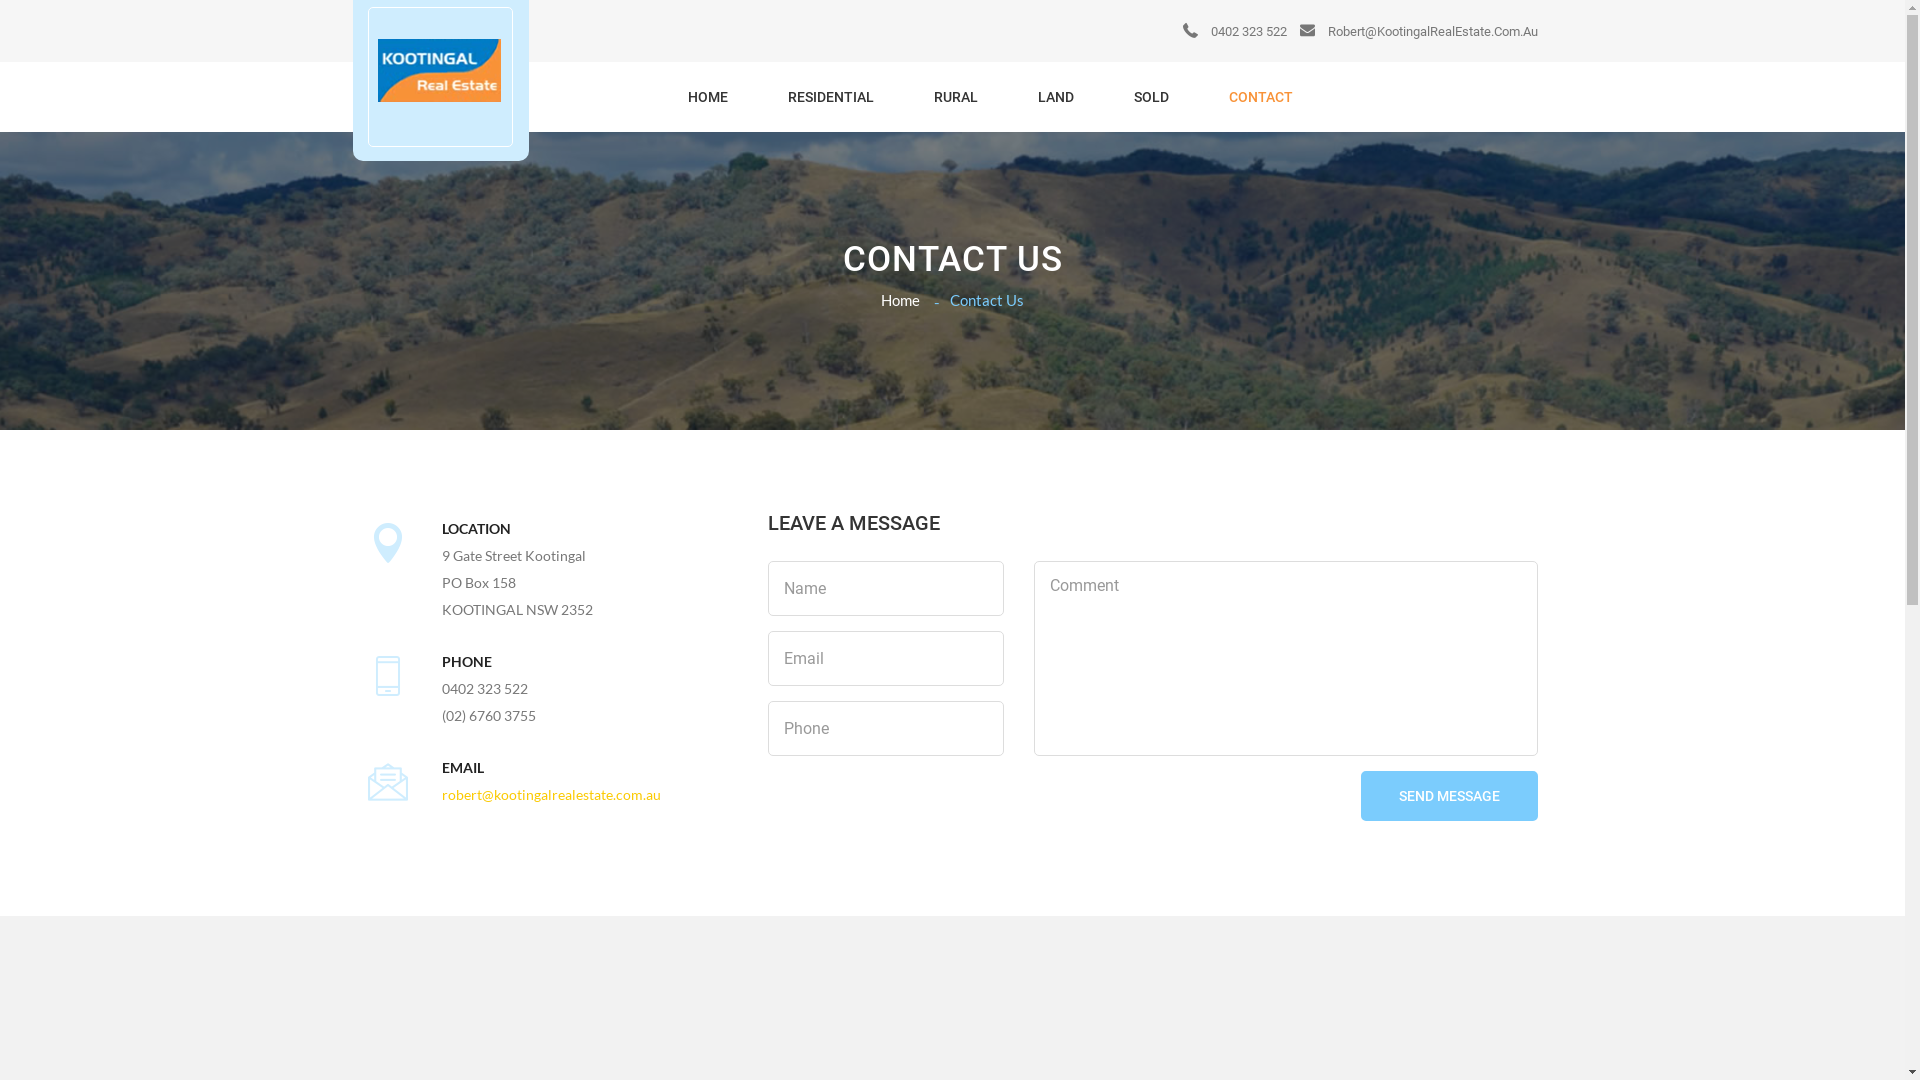 This screenshot has width=1920, height=1080. Describe the element at coordinates (1232, 31) in the screenshot. I see `'0402 323 522'` at that location.